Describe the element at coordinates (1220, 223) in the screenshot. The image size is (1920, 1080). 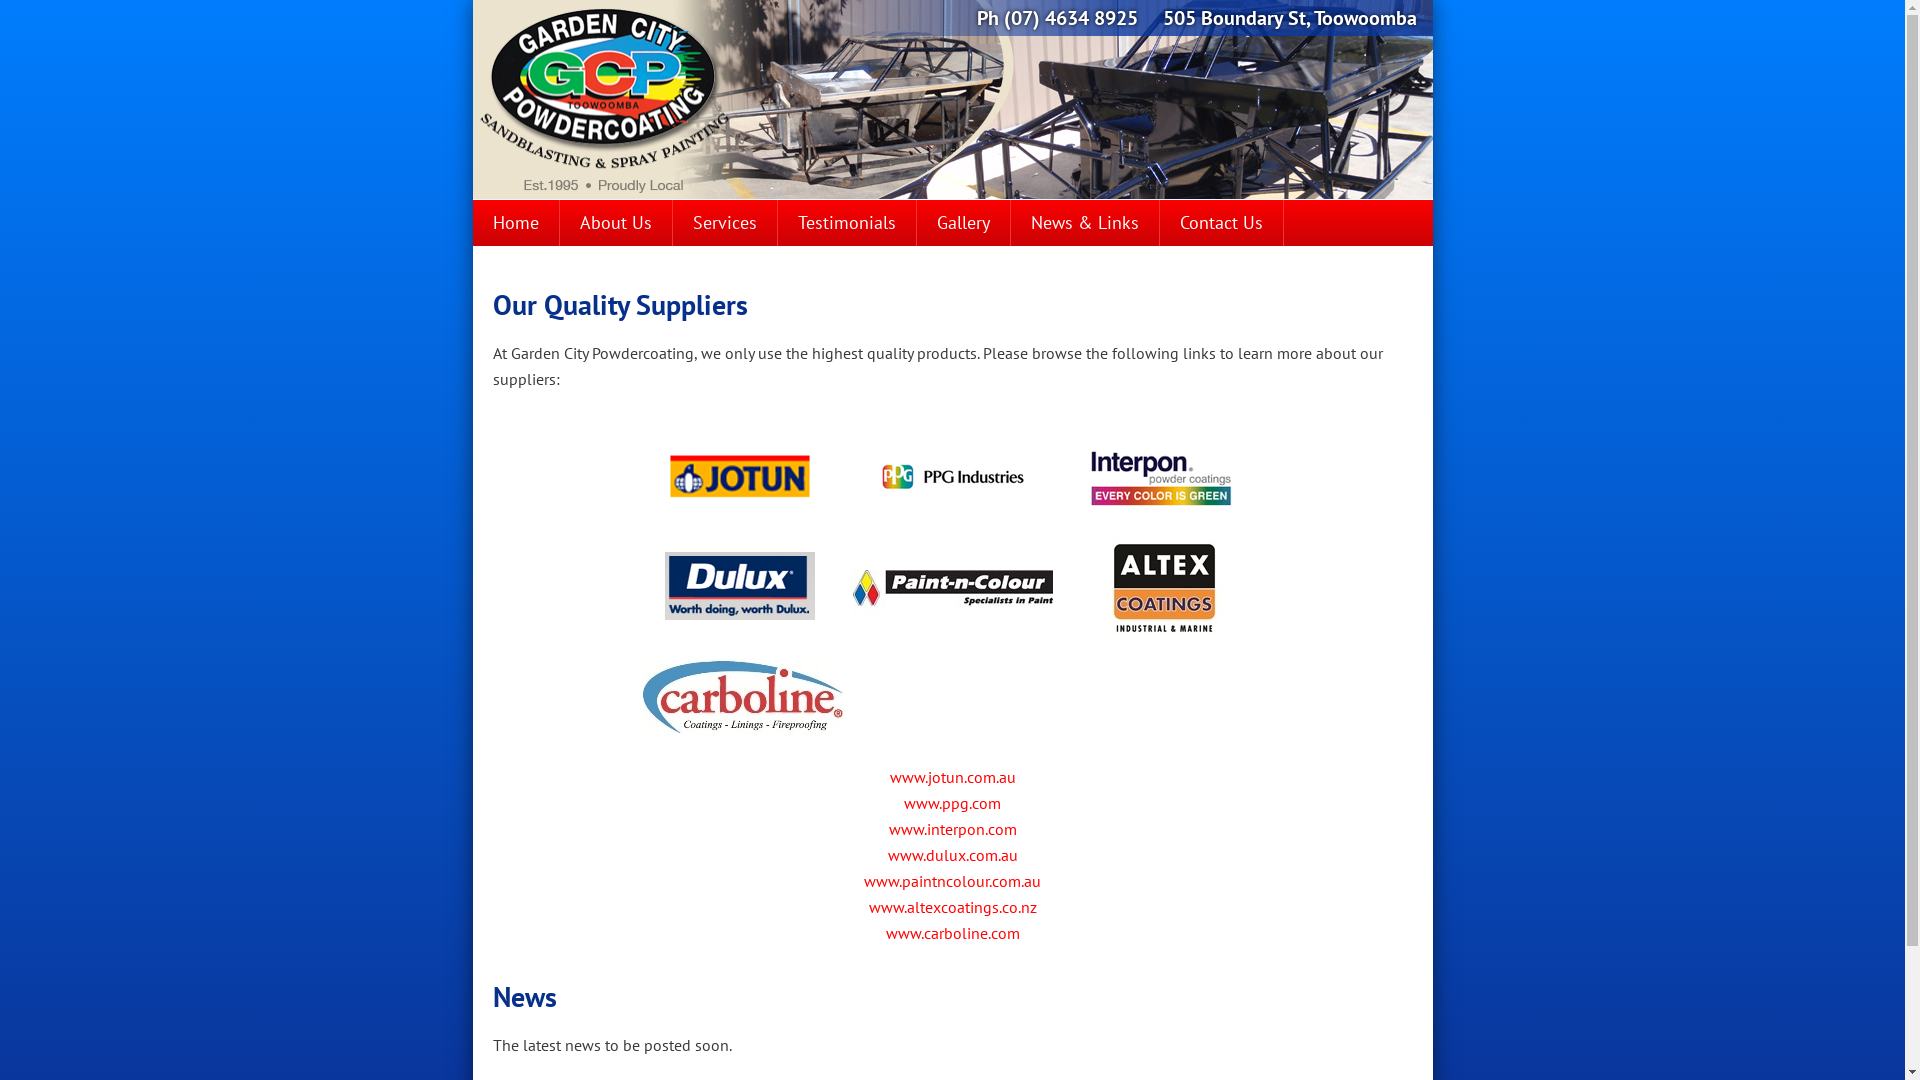
I see `'Contact Us'` at that location.